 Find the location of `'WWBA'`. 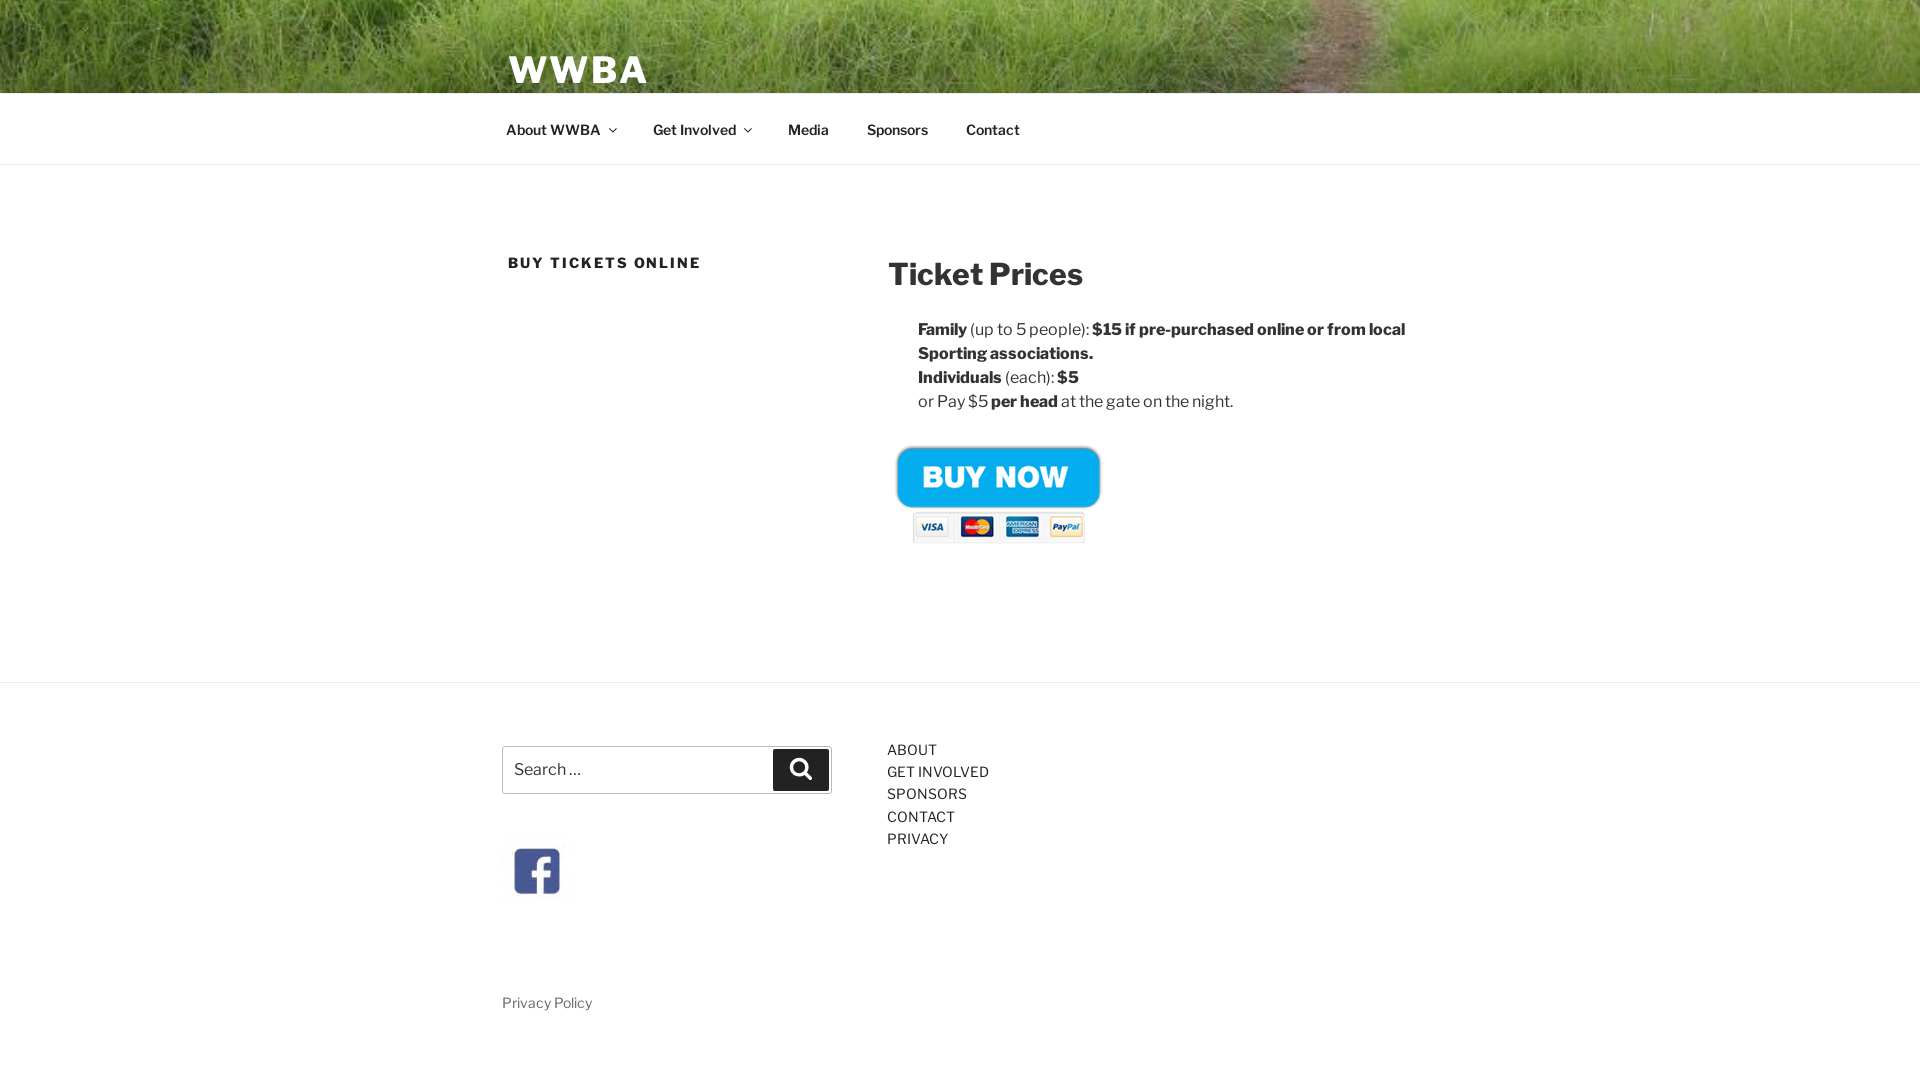

'WWBA' is located at coordinates (578, 68).